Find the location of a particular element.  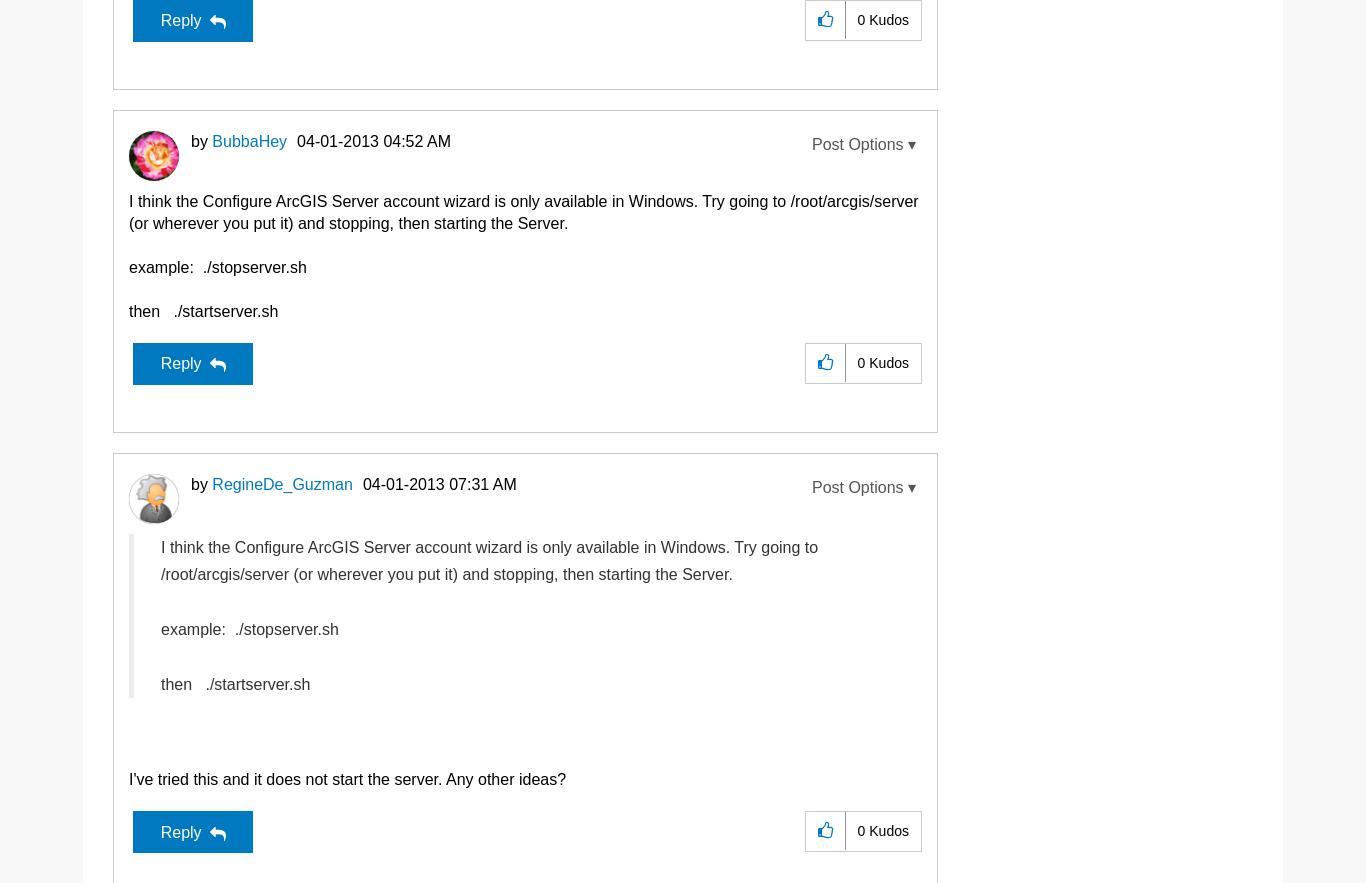

'07:31 AM' is located at coordinates (482, 483).